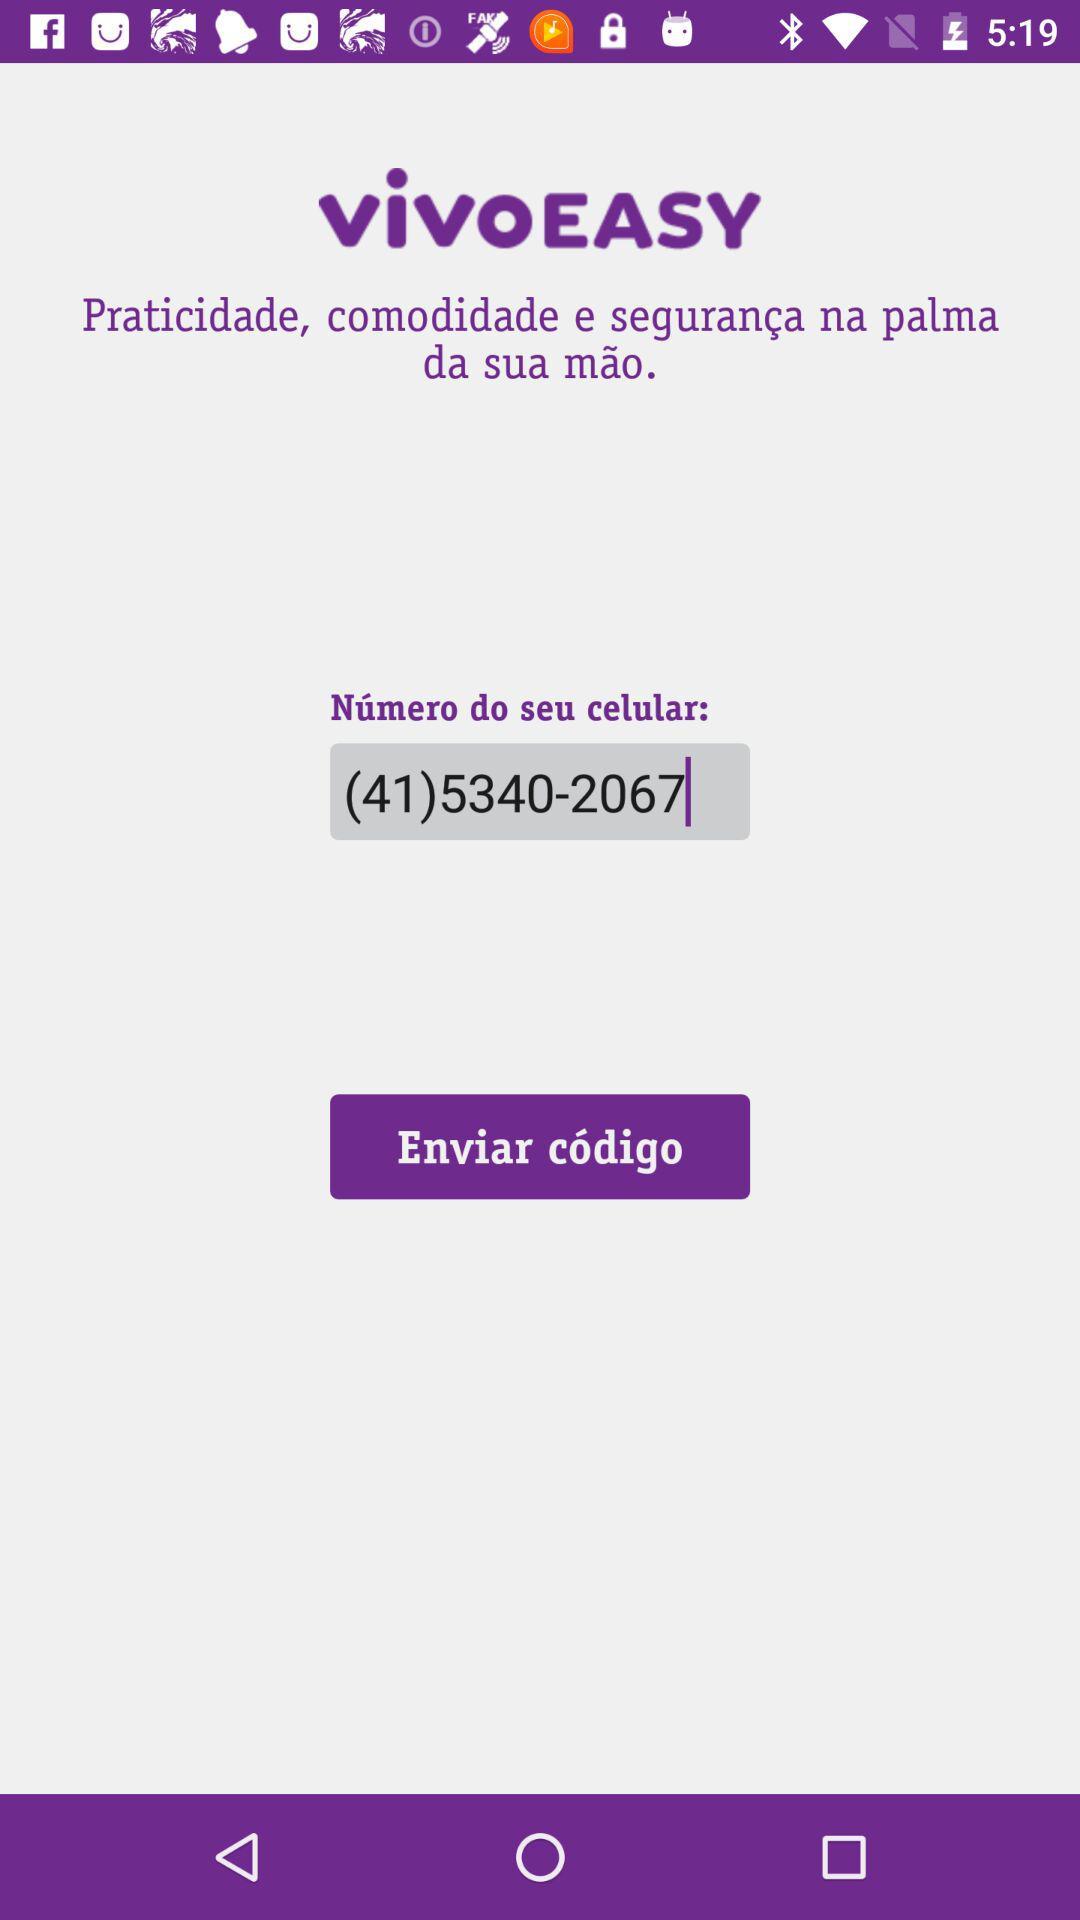 This screenshot has height=1920, width=1080. Describe the element at coordinates (540, 1146) in the screenshot. I see `icon below (41)5340-2067` at that location.